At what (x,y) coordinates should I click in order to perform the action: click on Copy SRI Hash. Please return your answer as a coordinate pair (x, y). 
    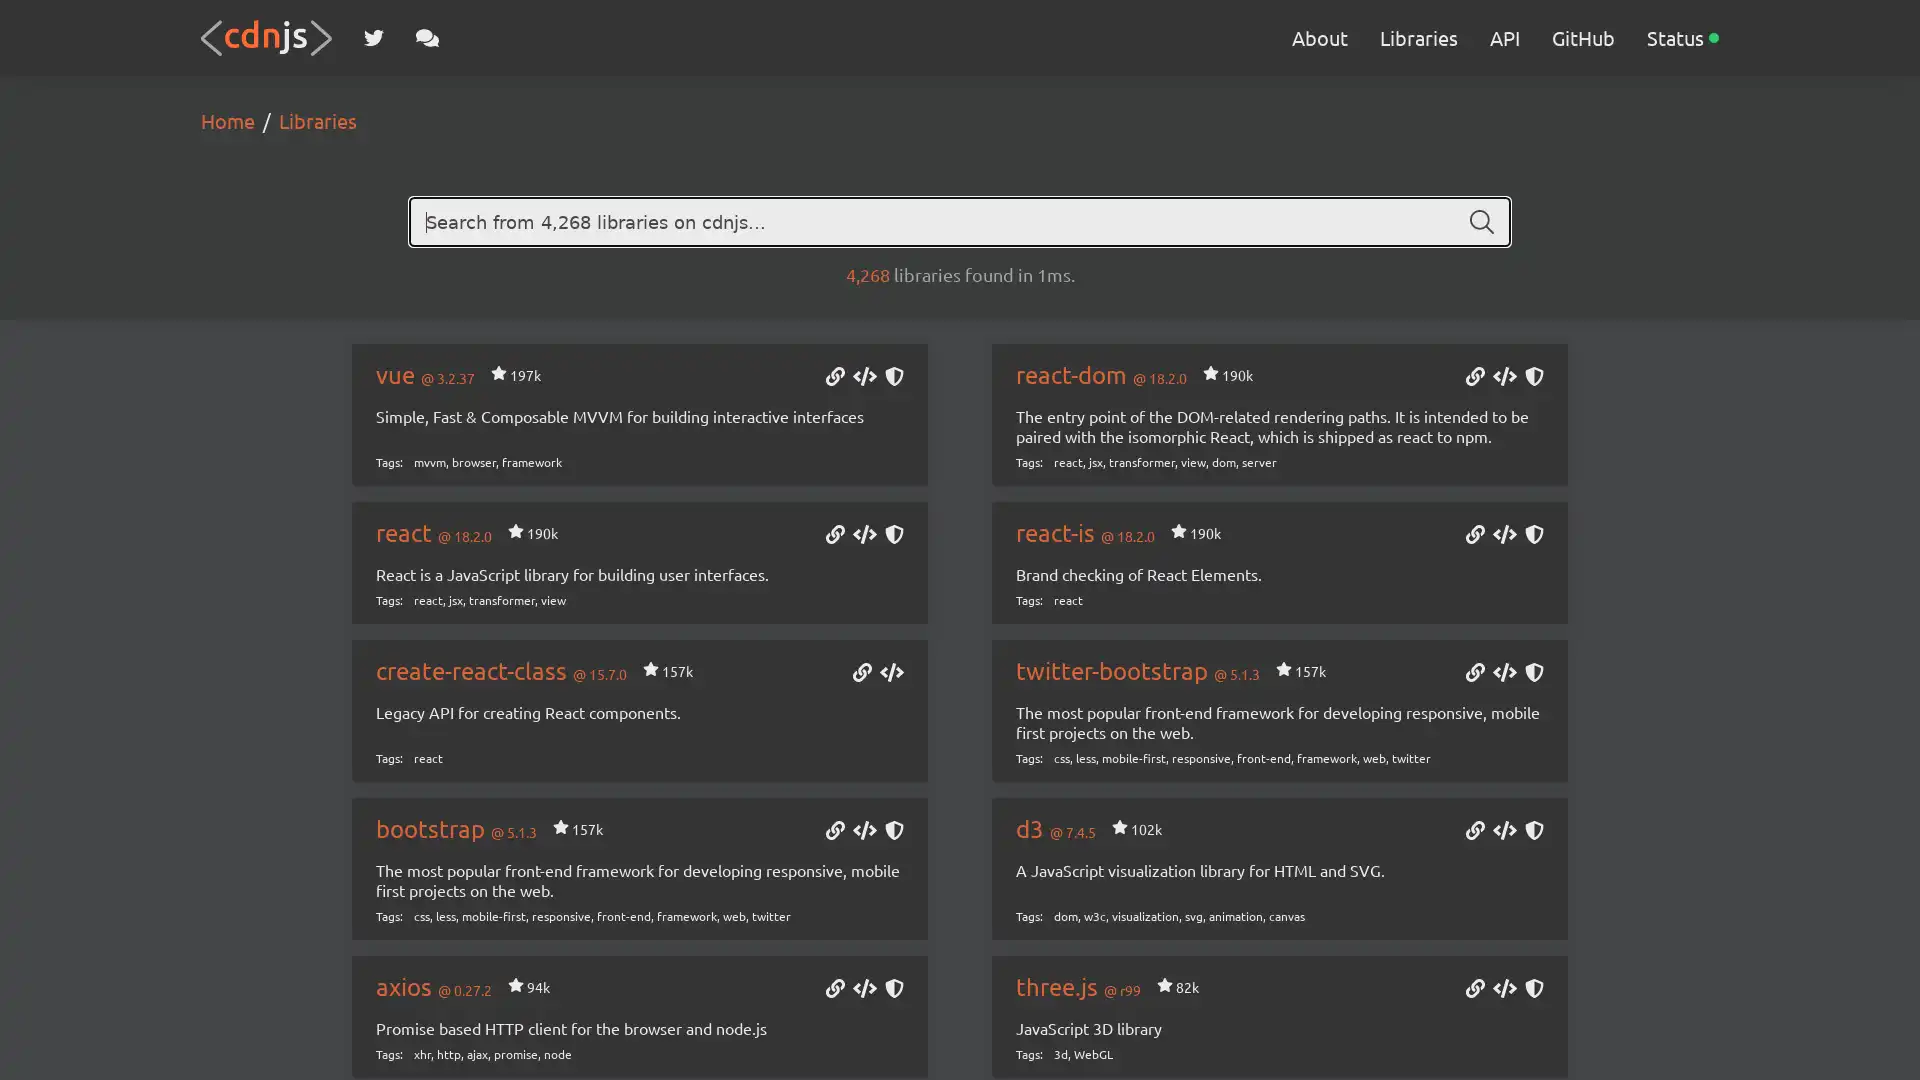
    Looking at the image, I should click on (892, 378).